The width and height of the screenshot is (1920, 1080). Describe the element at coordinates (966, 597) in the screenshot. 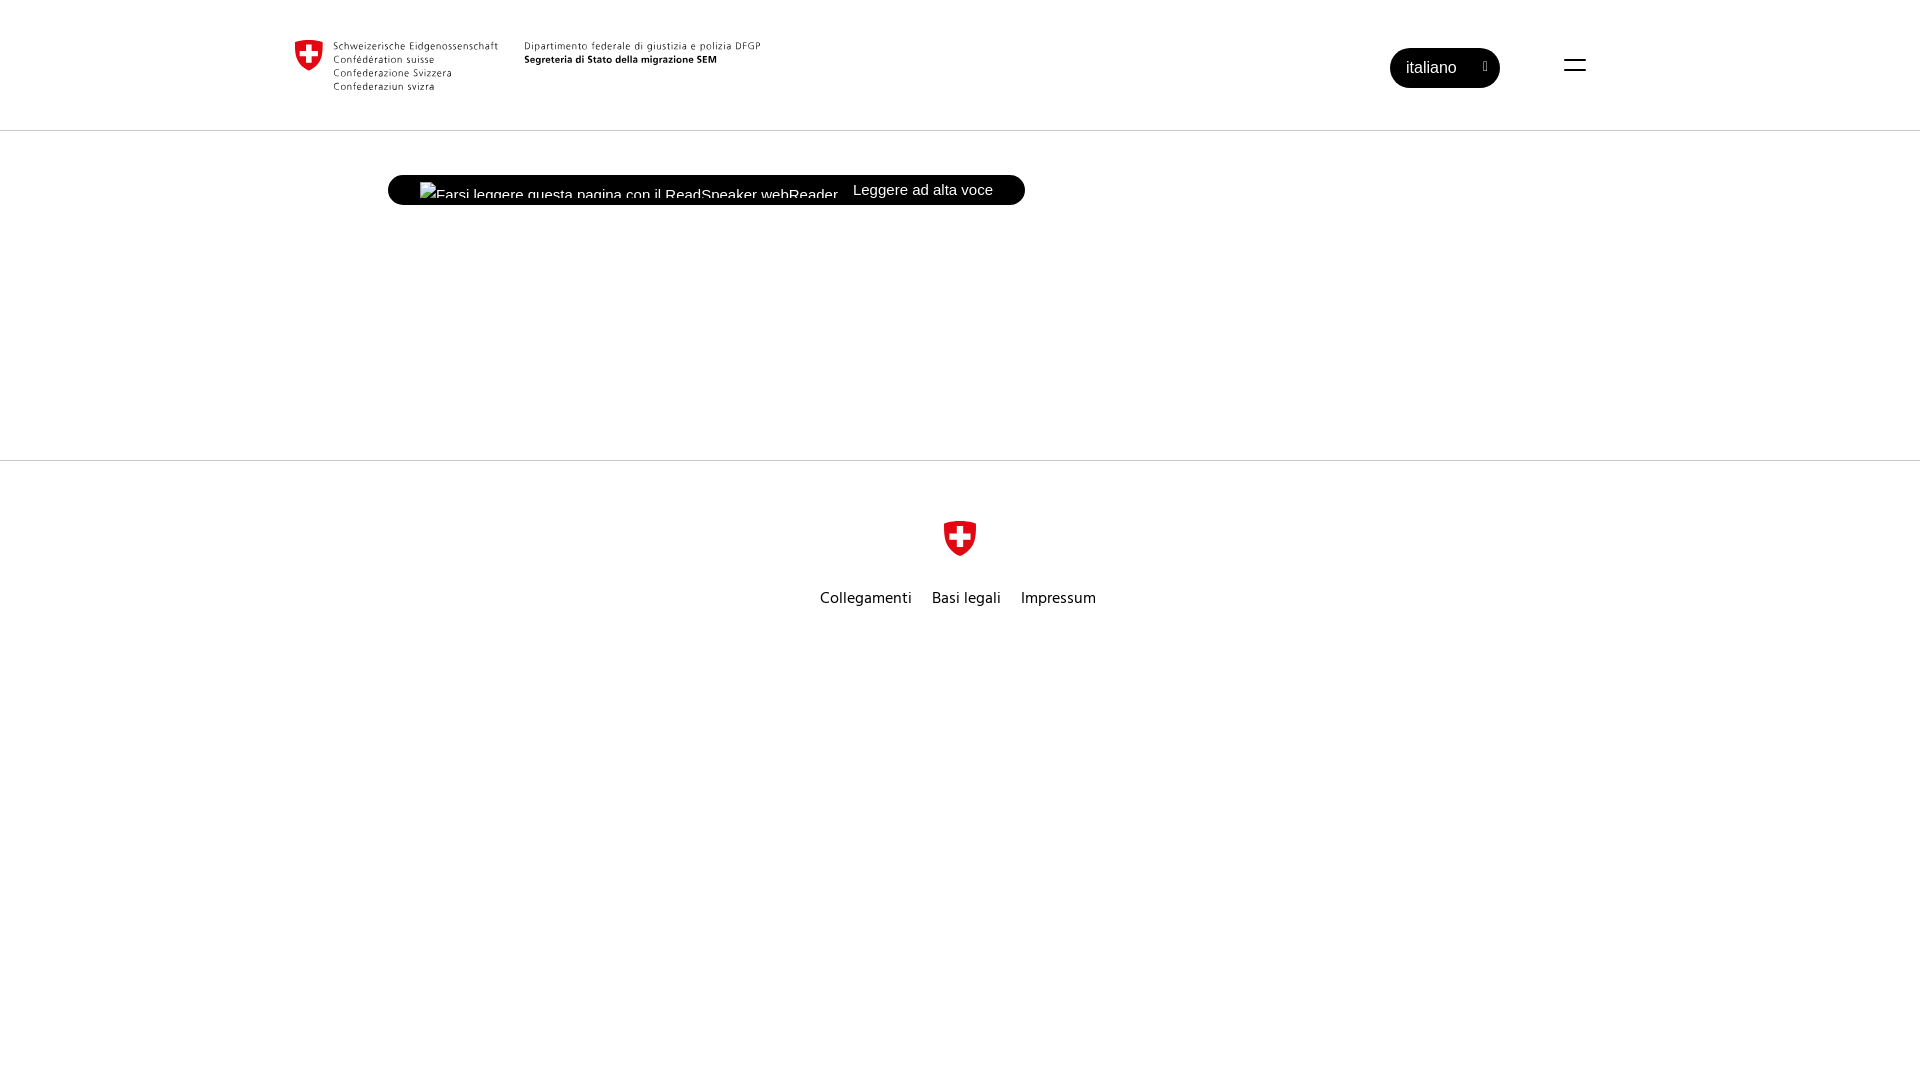

I see `'Basi legali'` at that location.